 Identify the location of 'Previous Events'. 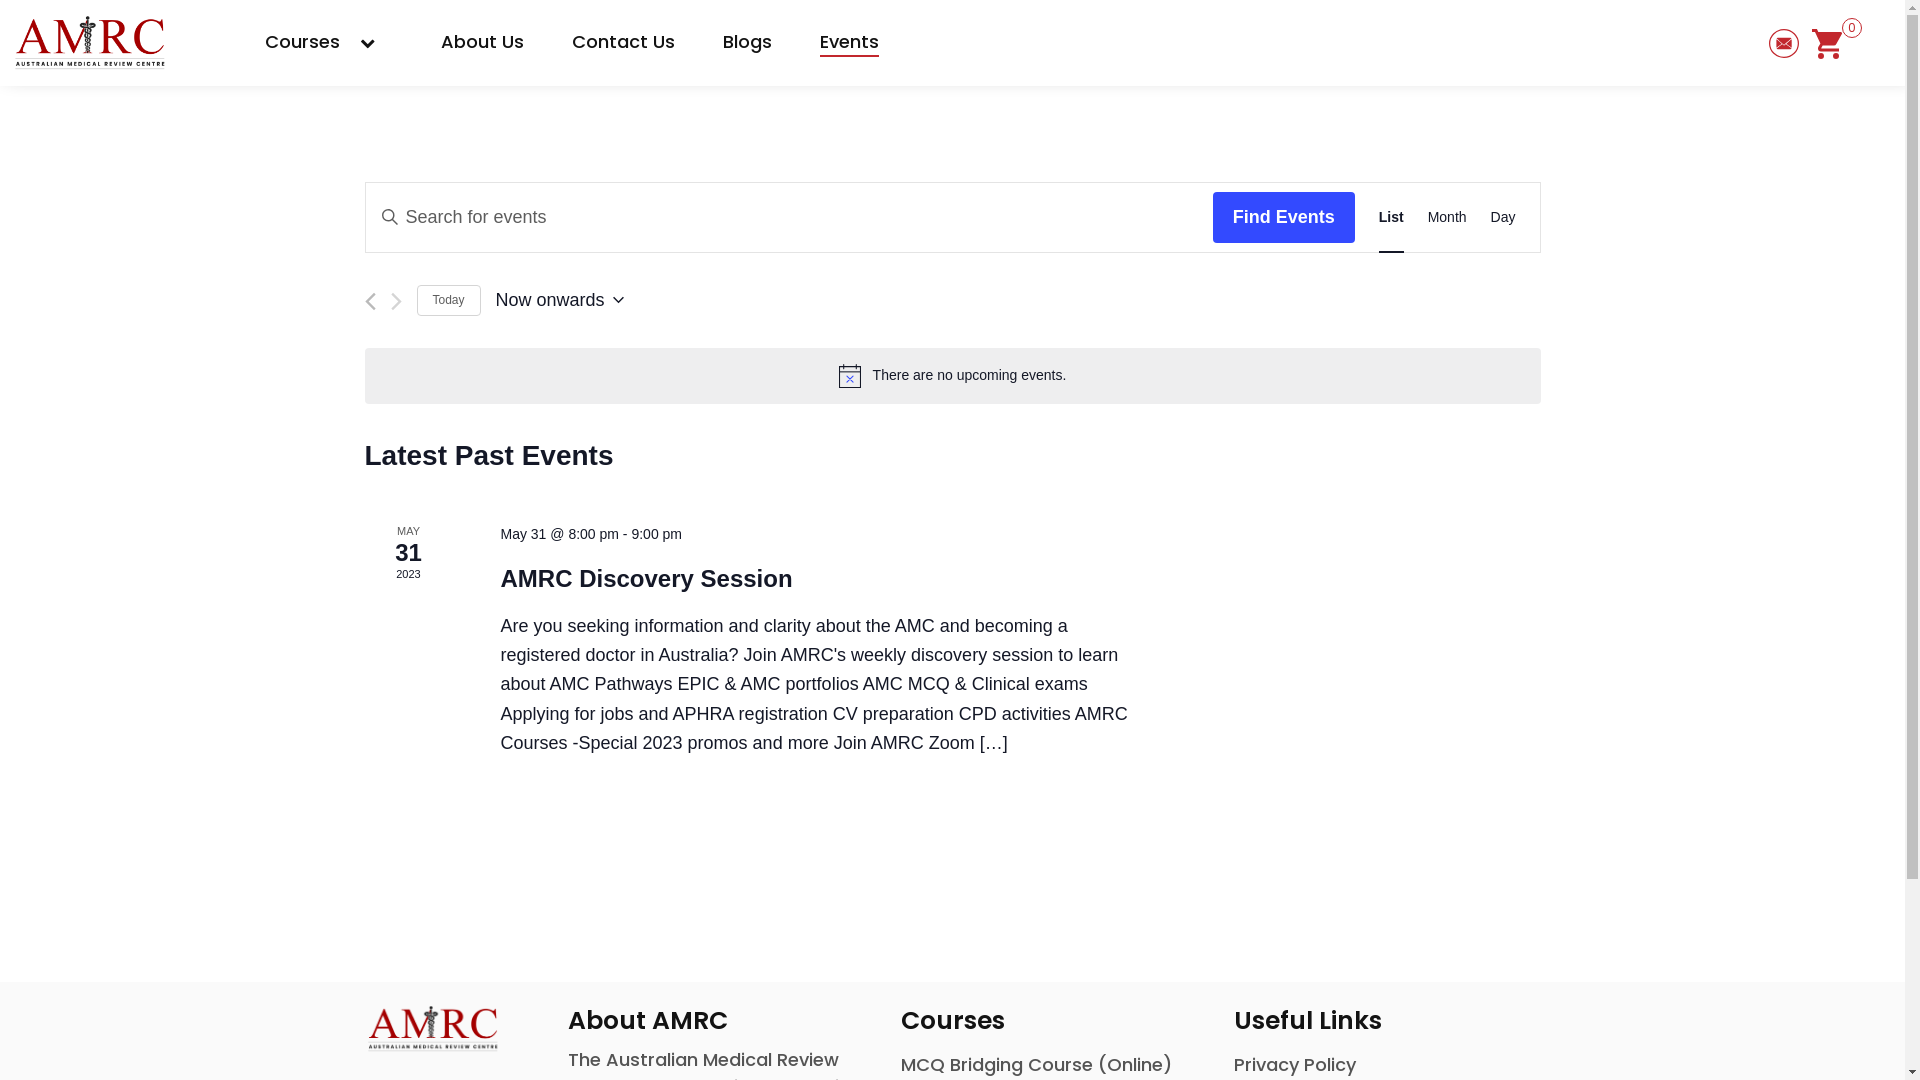
(364, 301).